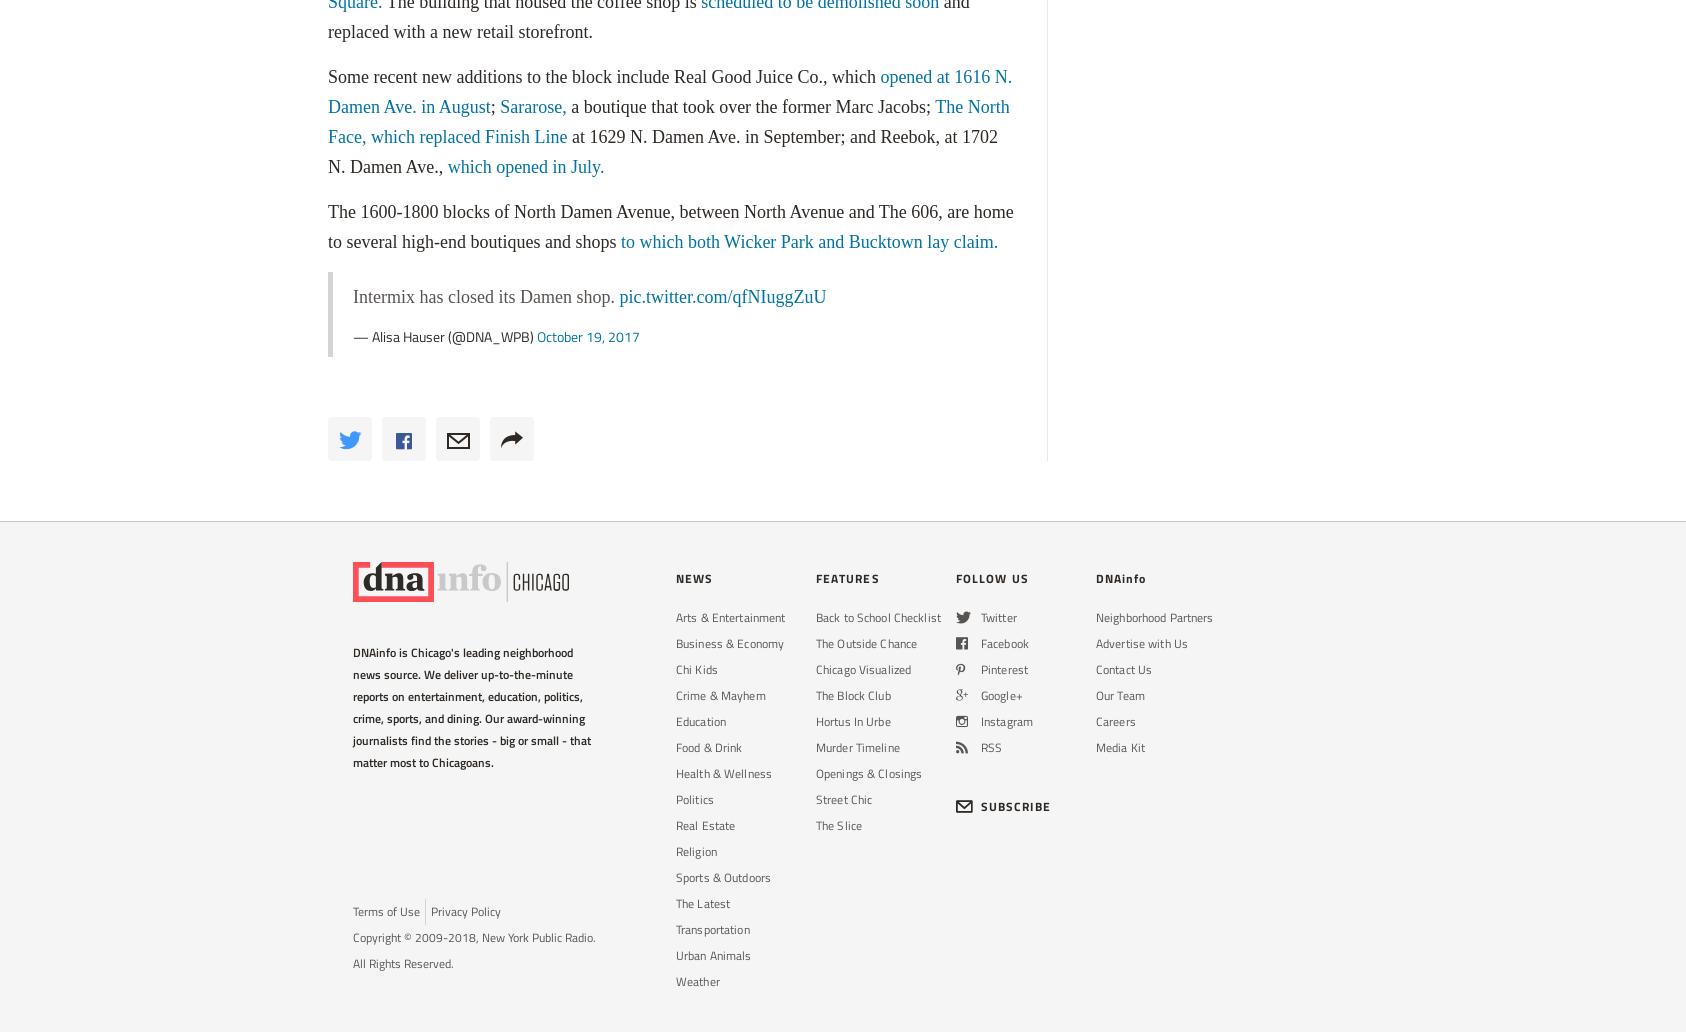 This screenshot has height=1032, width=1686. Describe the element at coordinates (980, 806) in the screenshot. I see `'SUBSCRIBE'` at that location.